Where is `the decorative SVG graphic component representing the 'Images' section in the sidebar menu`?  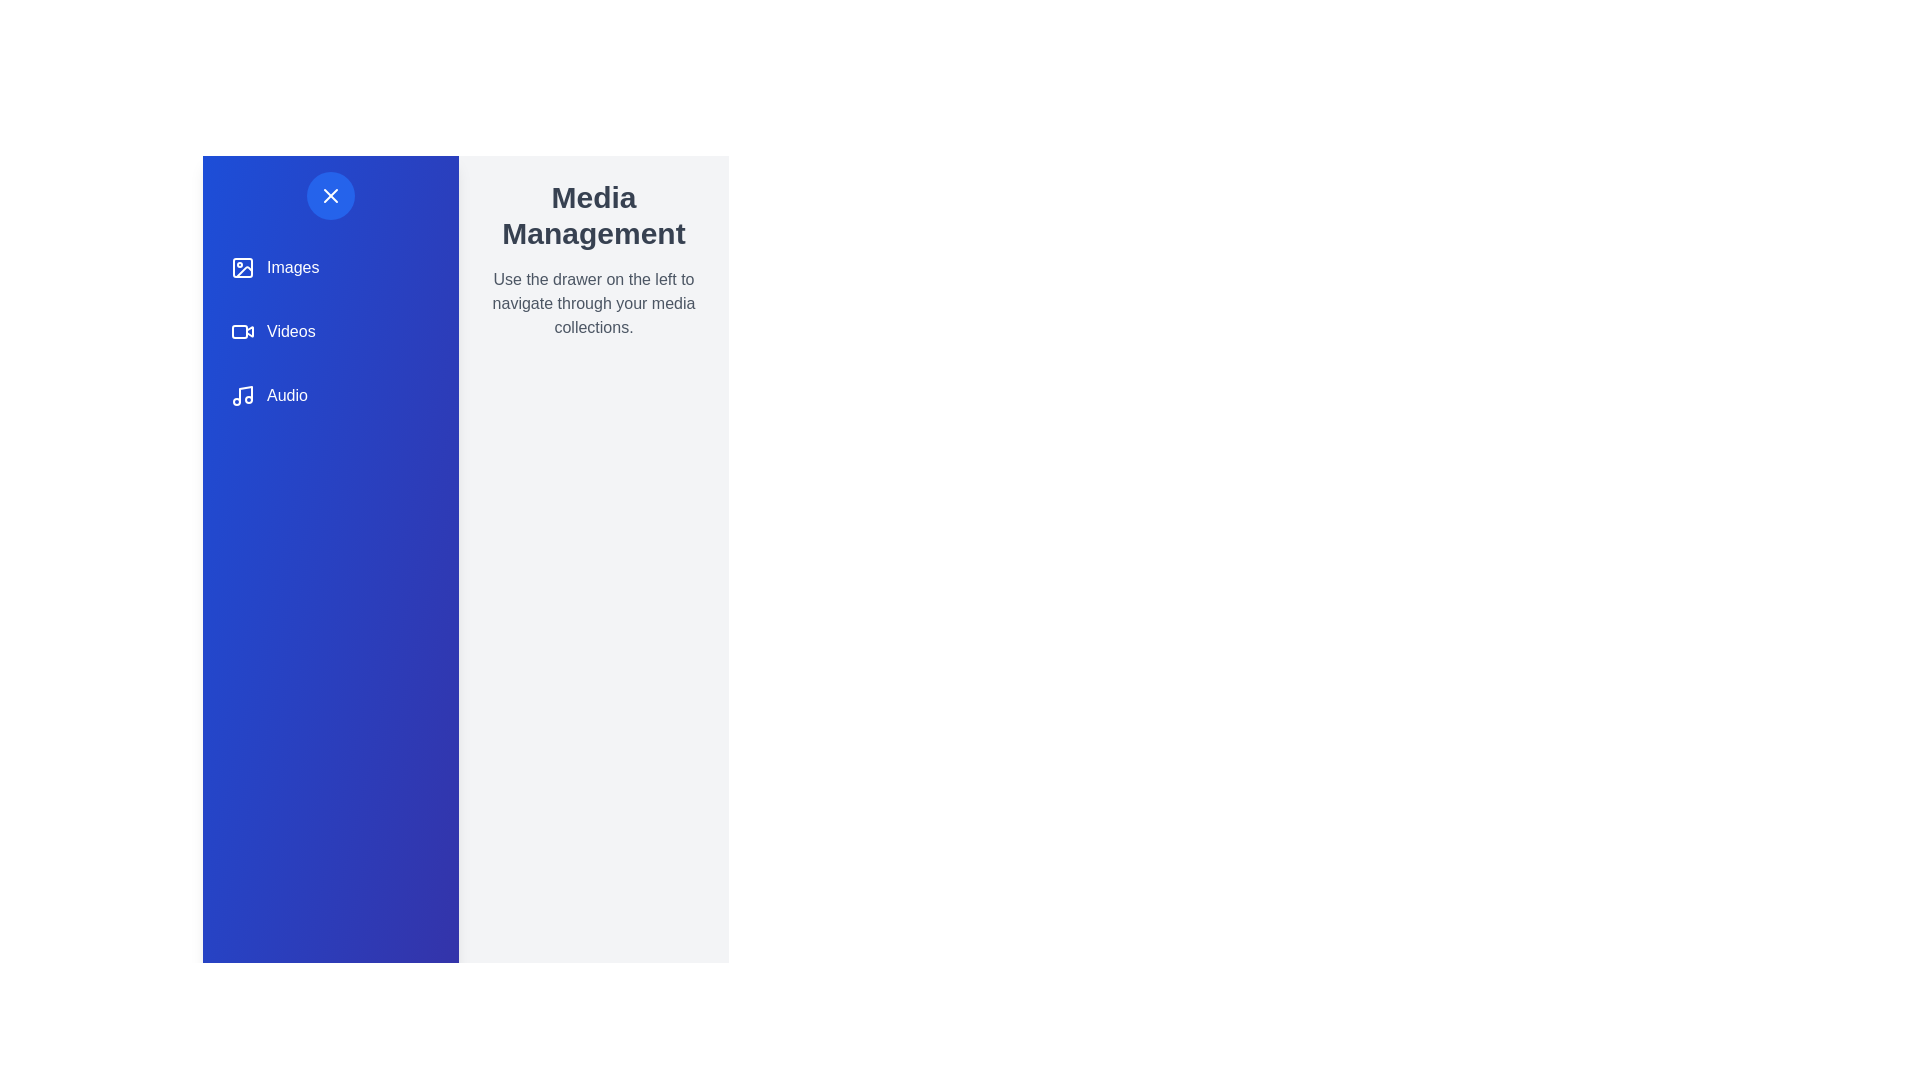
the decorative SVG graphic component representing the 'Images' section in the sidebar menu is located at coordinates (242, 266).